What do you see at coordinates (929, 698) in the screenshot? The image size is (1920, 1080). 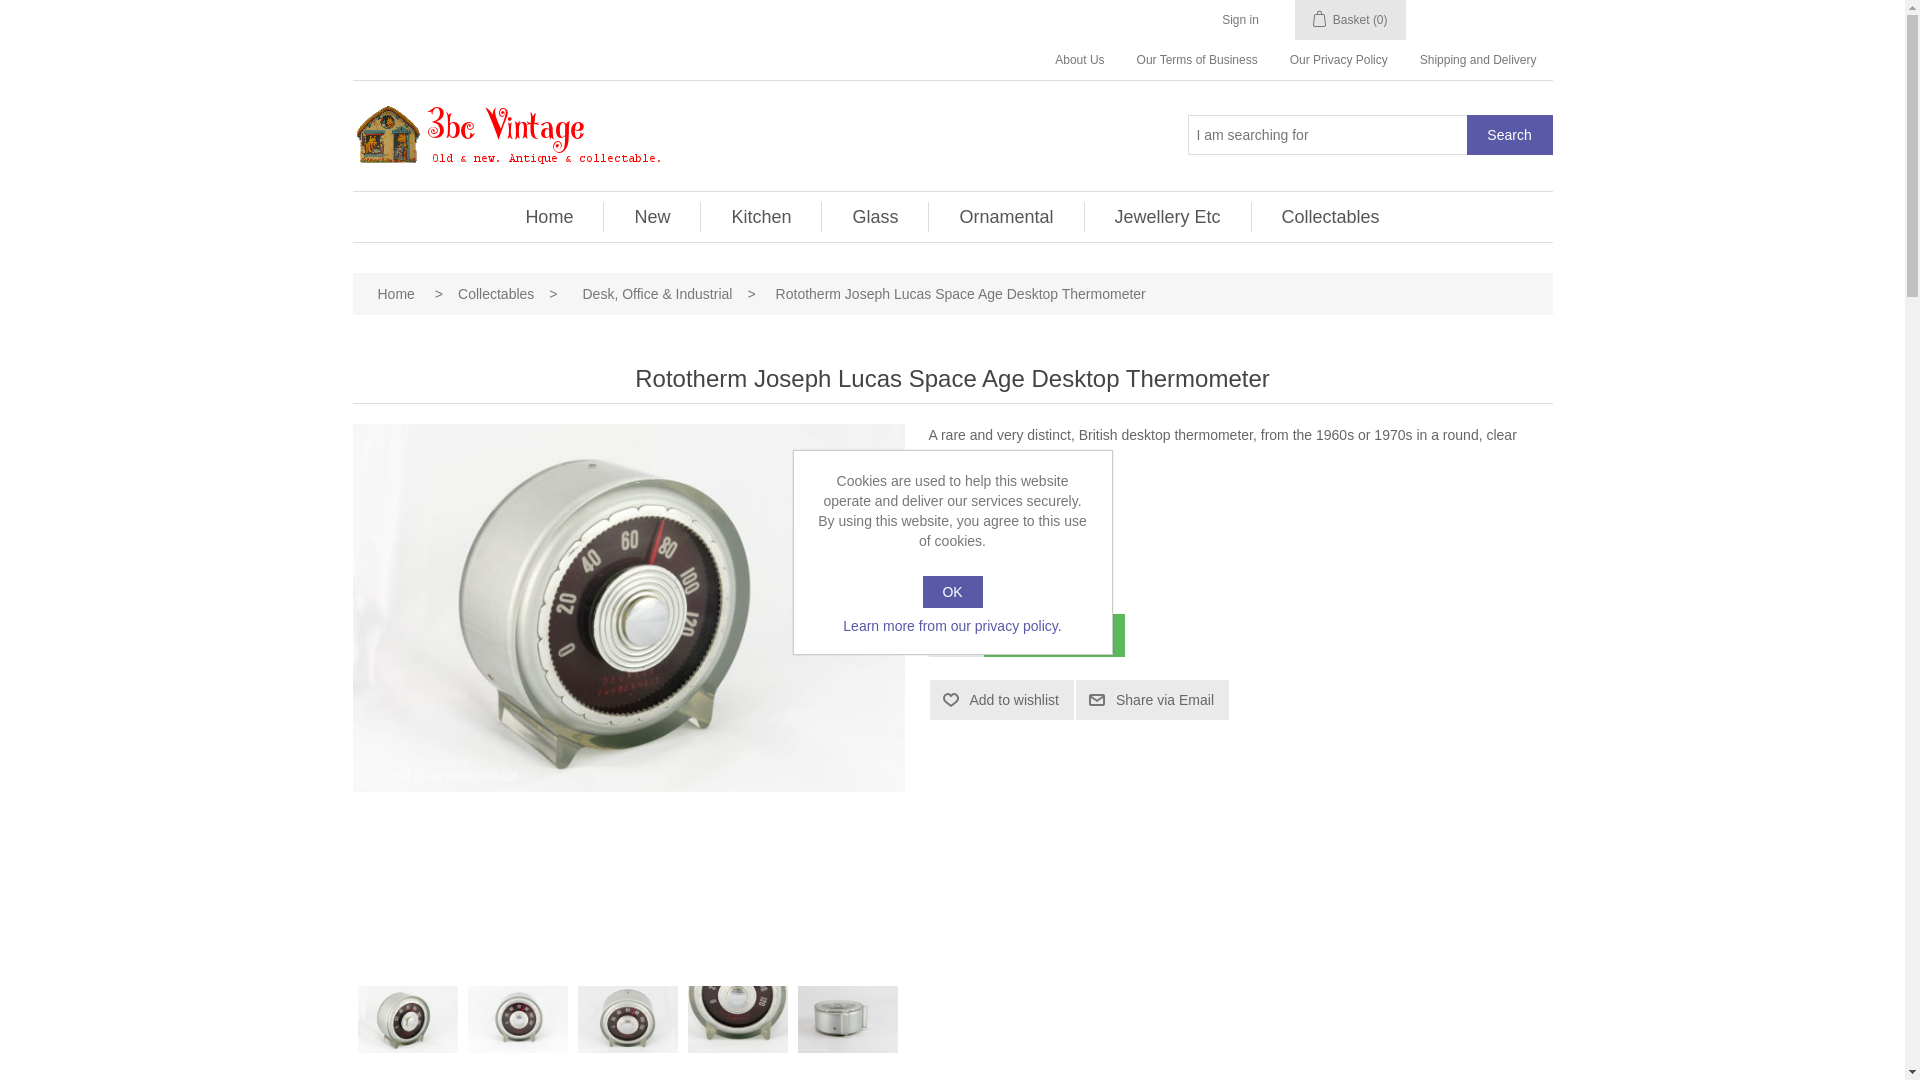 I see `'Add to wishlist'` at bounding box center [929, 698].